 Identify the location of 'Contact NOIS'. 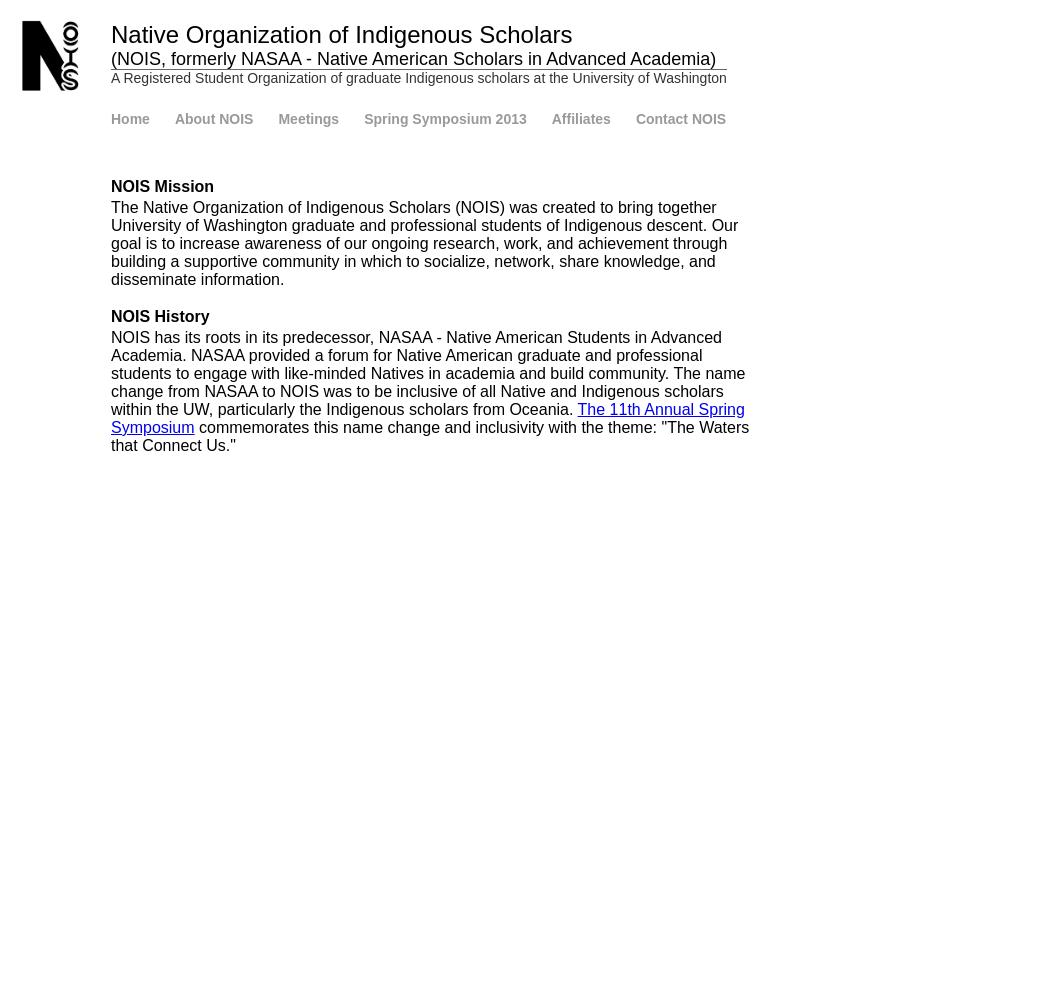
(634, 118).